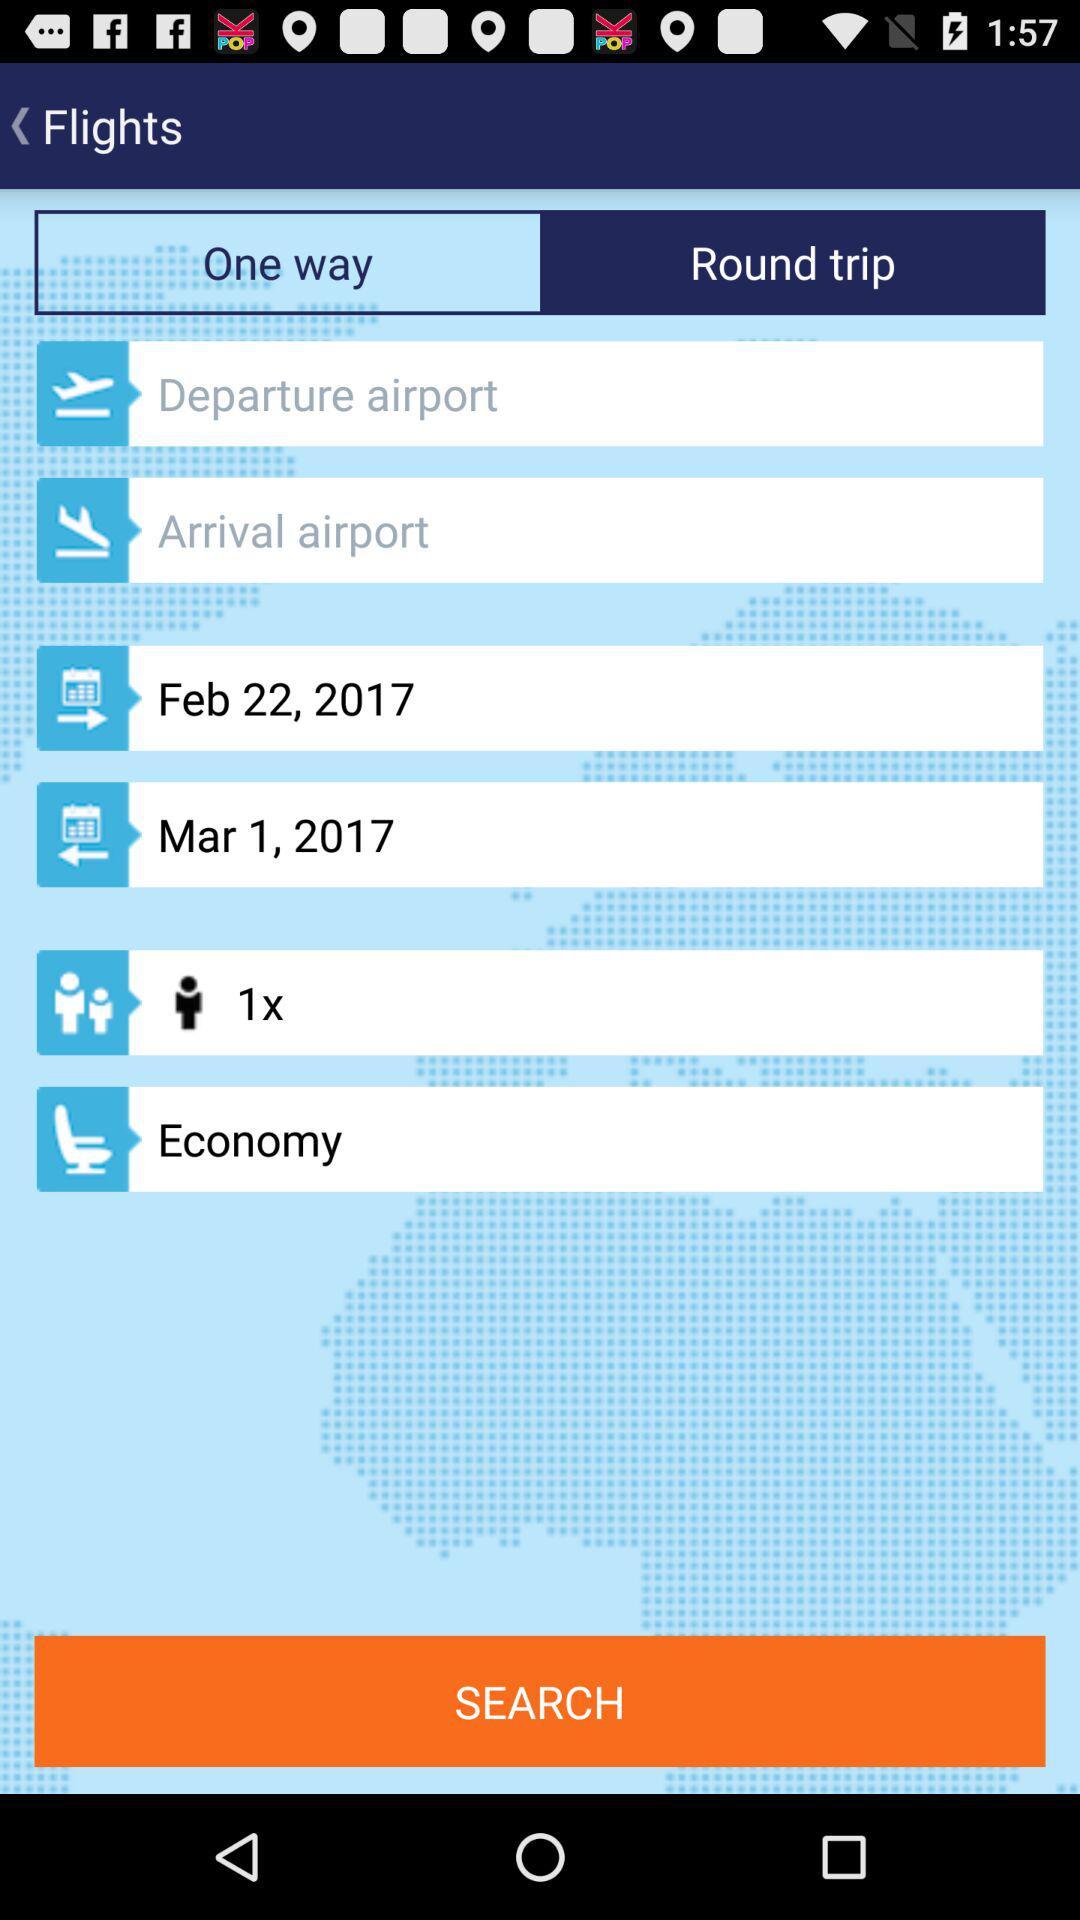 The image size is (1080, 1920). What do you see at coordinates (540, 1139) in the screenshot?
I see `economy field` at bounding box center [540, 1139].